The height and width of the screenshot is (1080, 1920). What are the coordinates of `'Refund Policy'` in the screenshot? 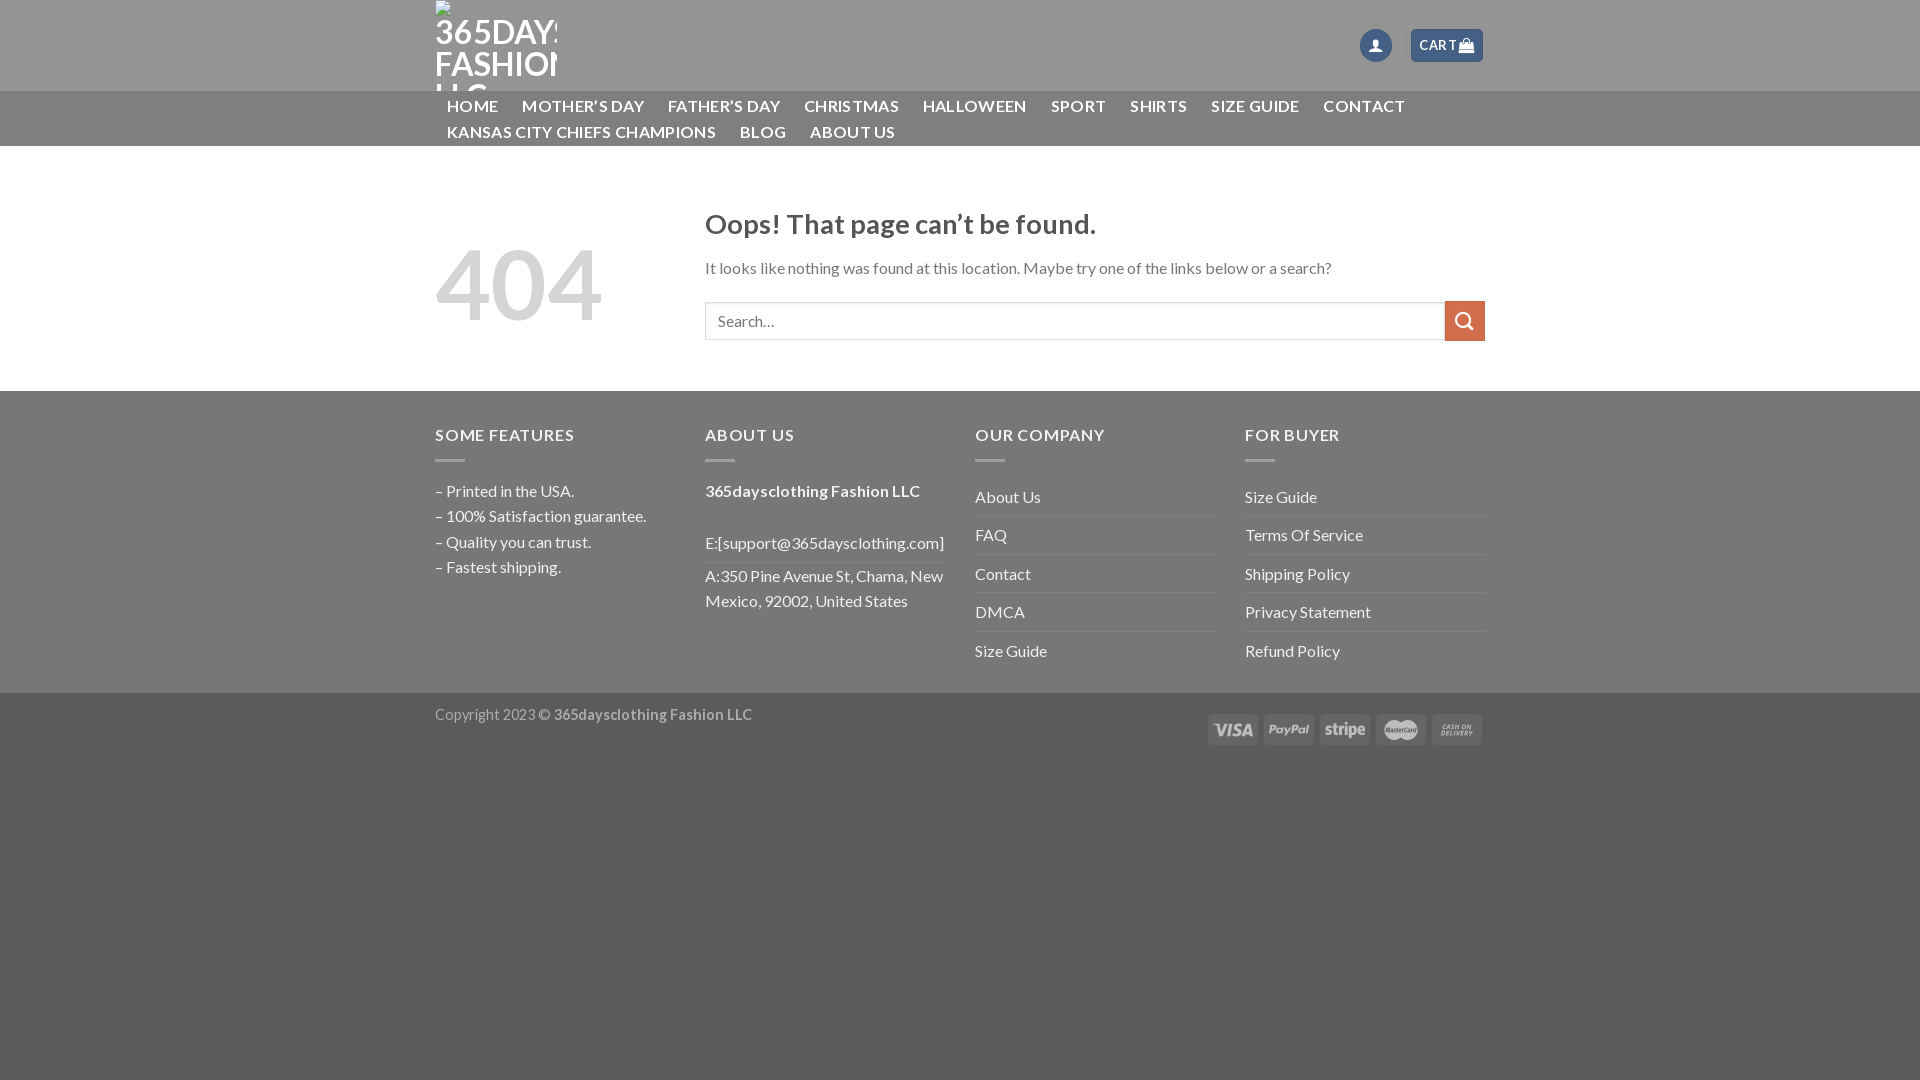 It's located at (1243, 651).